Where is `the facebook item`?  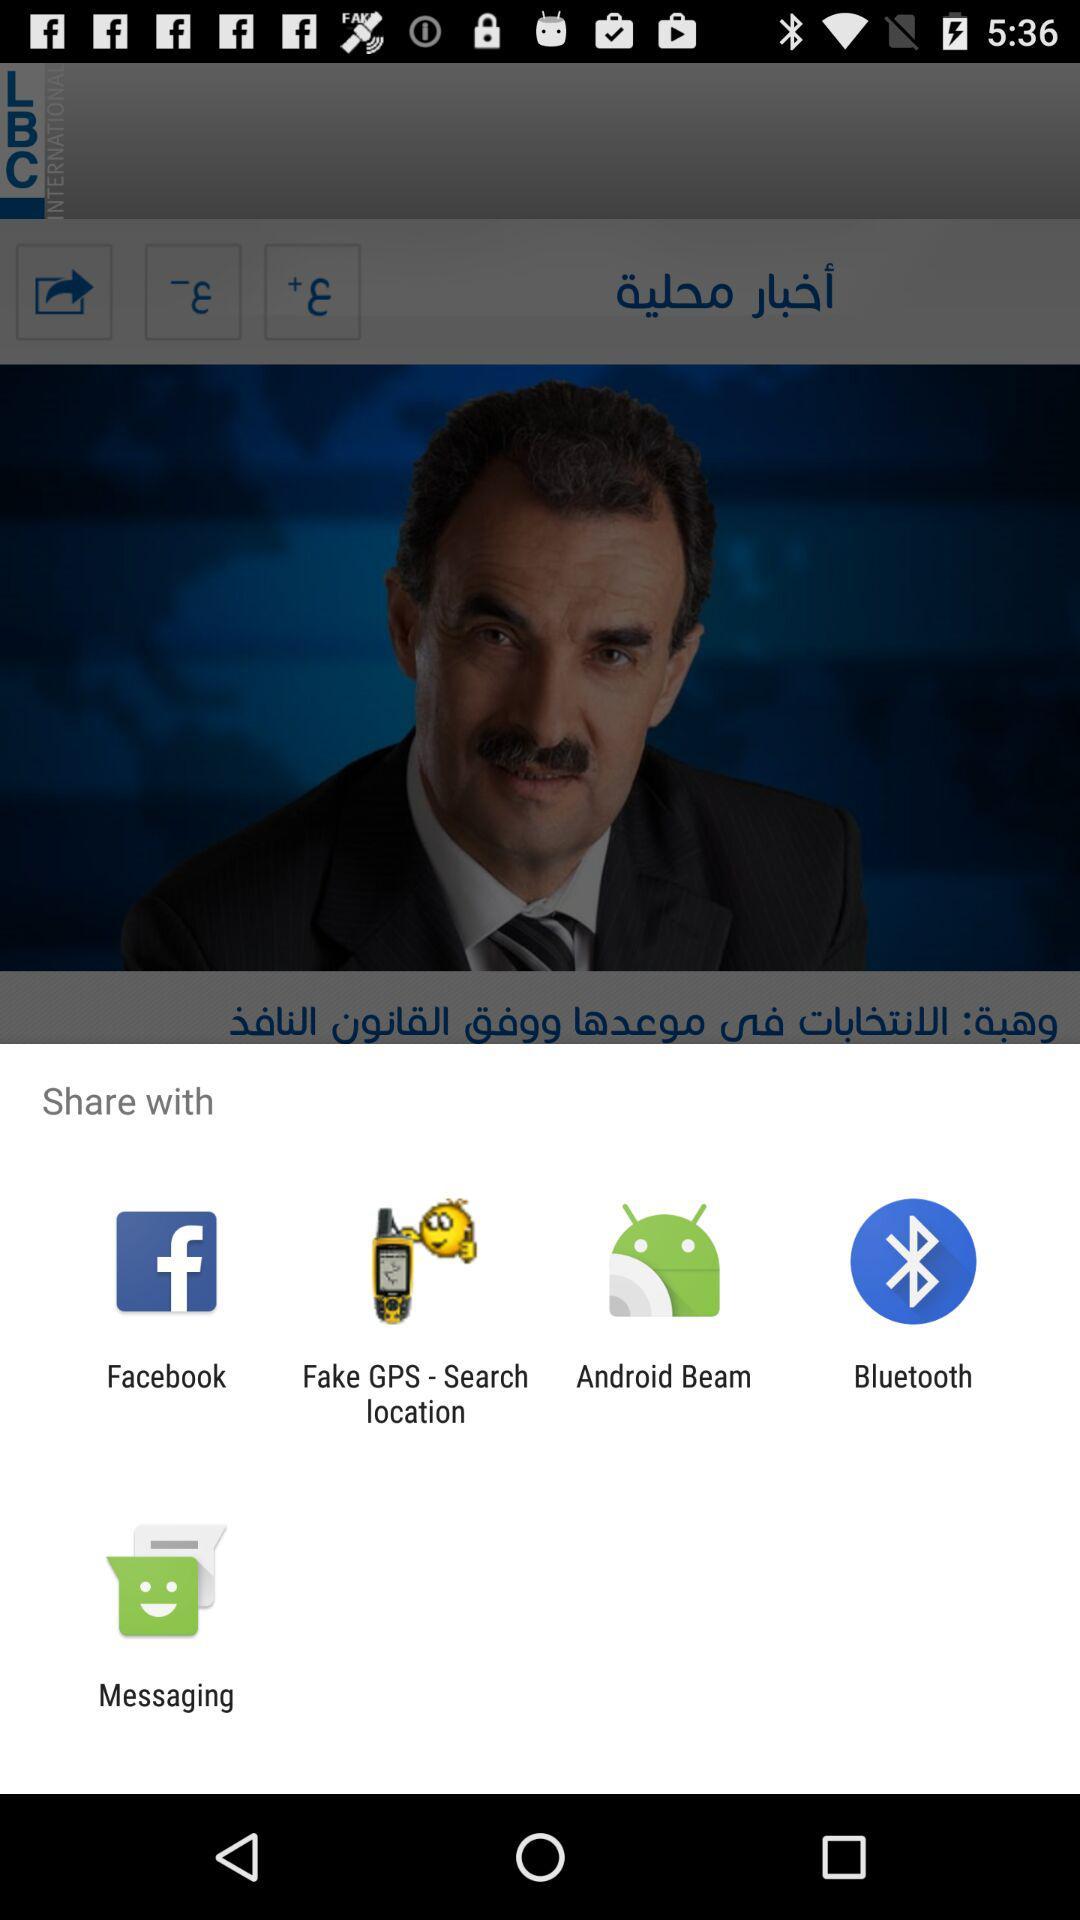 the facebook item is located at coordinates (165, 1392).